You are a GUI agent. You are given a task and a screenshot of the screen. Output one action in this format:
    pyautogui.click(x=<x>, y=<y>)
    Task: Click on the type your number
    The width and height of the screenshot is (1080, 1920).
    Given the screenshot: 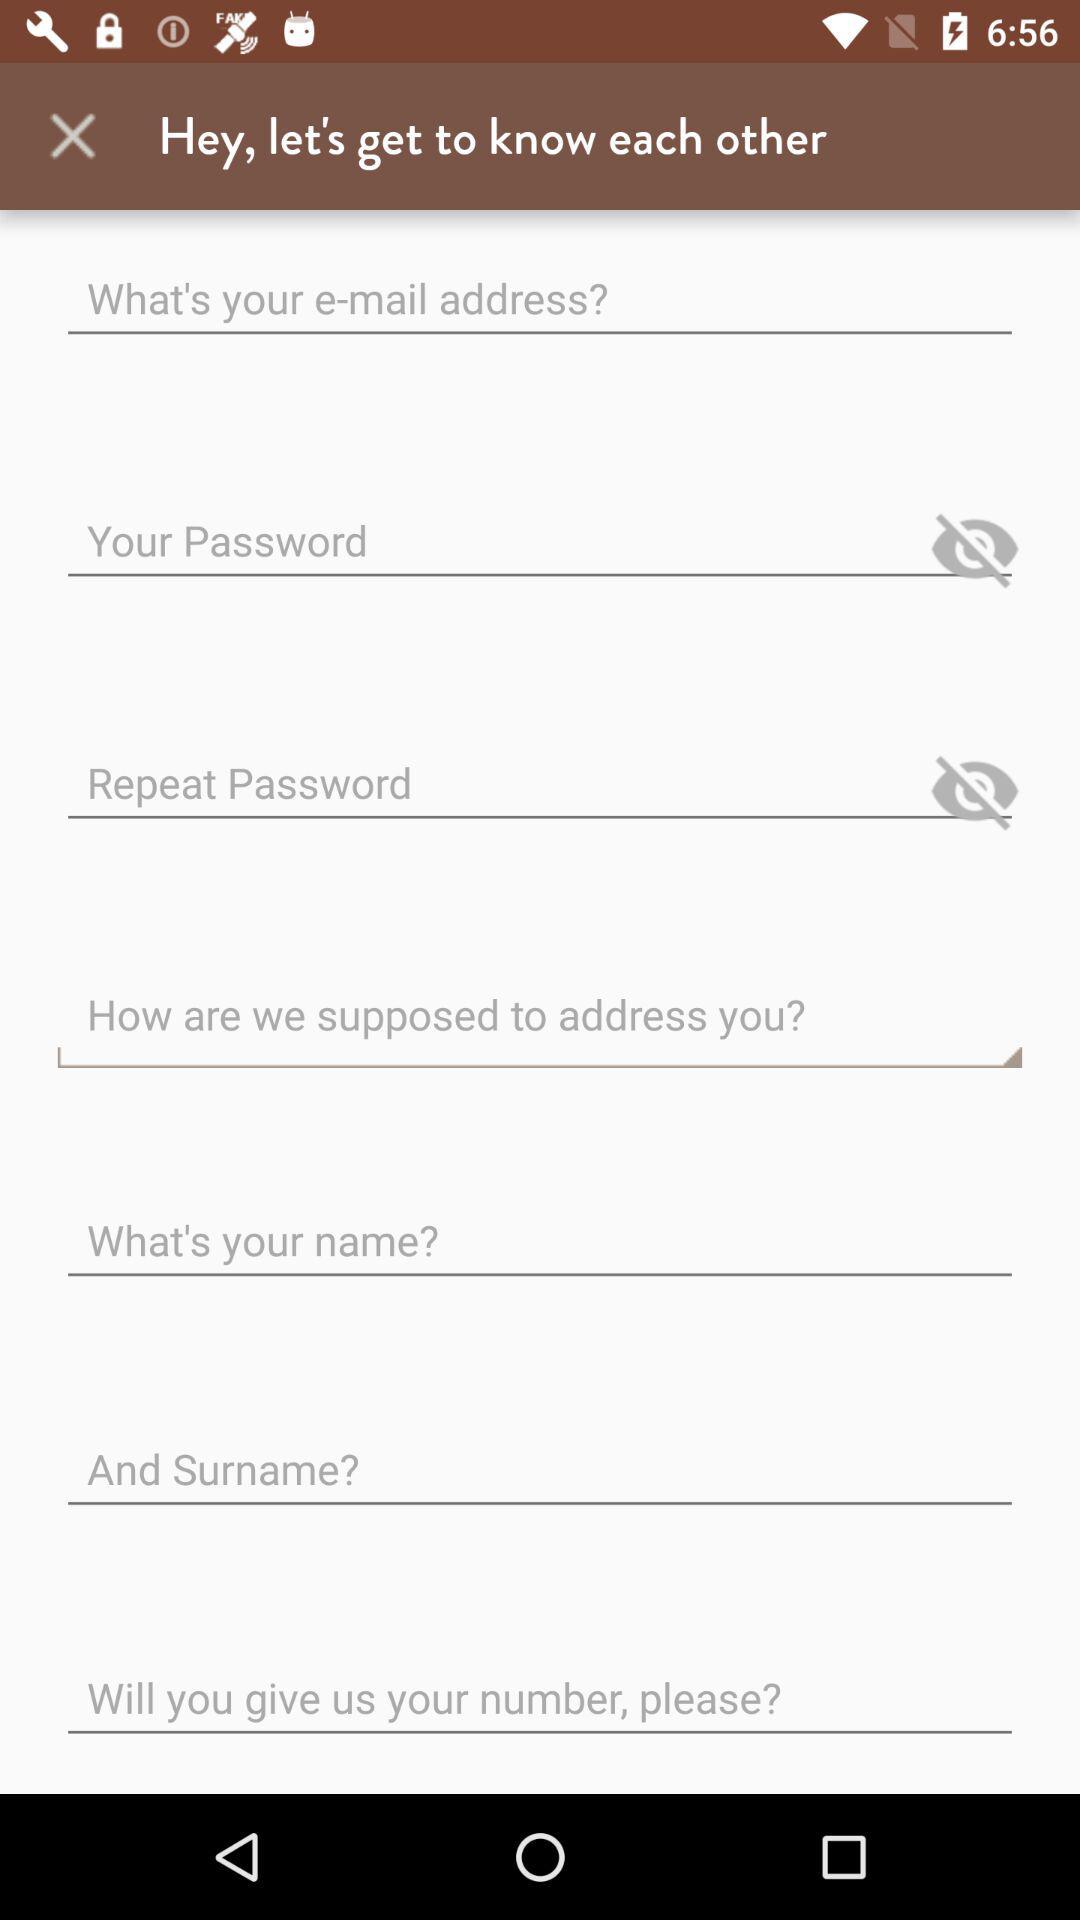 What is the action you would take?
    pyautogui.click(x=540, y=1680)
    